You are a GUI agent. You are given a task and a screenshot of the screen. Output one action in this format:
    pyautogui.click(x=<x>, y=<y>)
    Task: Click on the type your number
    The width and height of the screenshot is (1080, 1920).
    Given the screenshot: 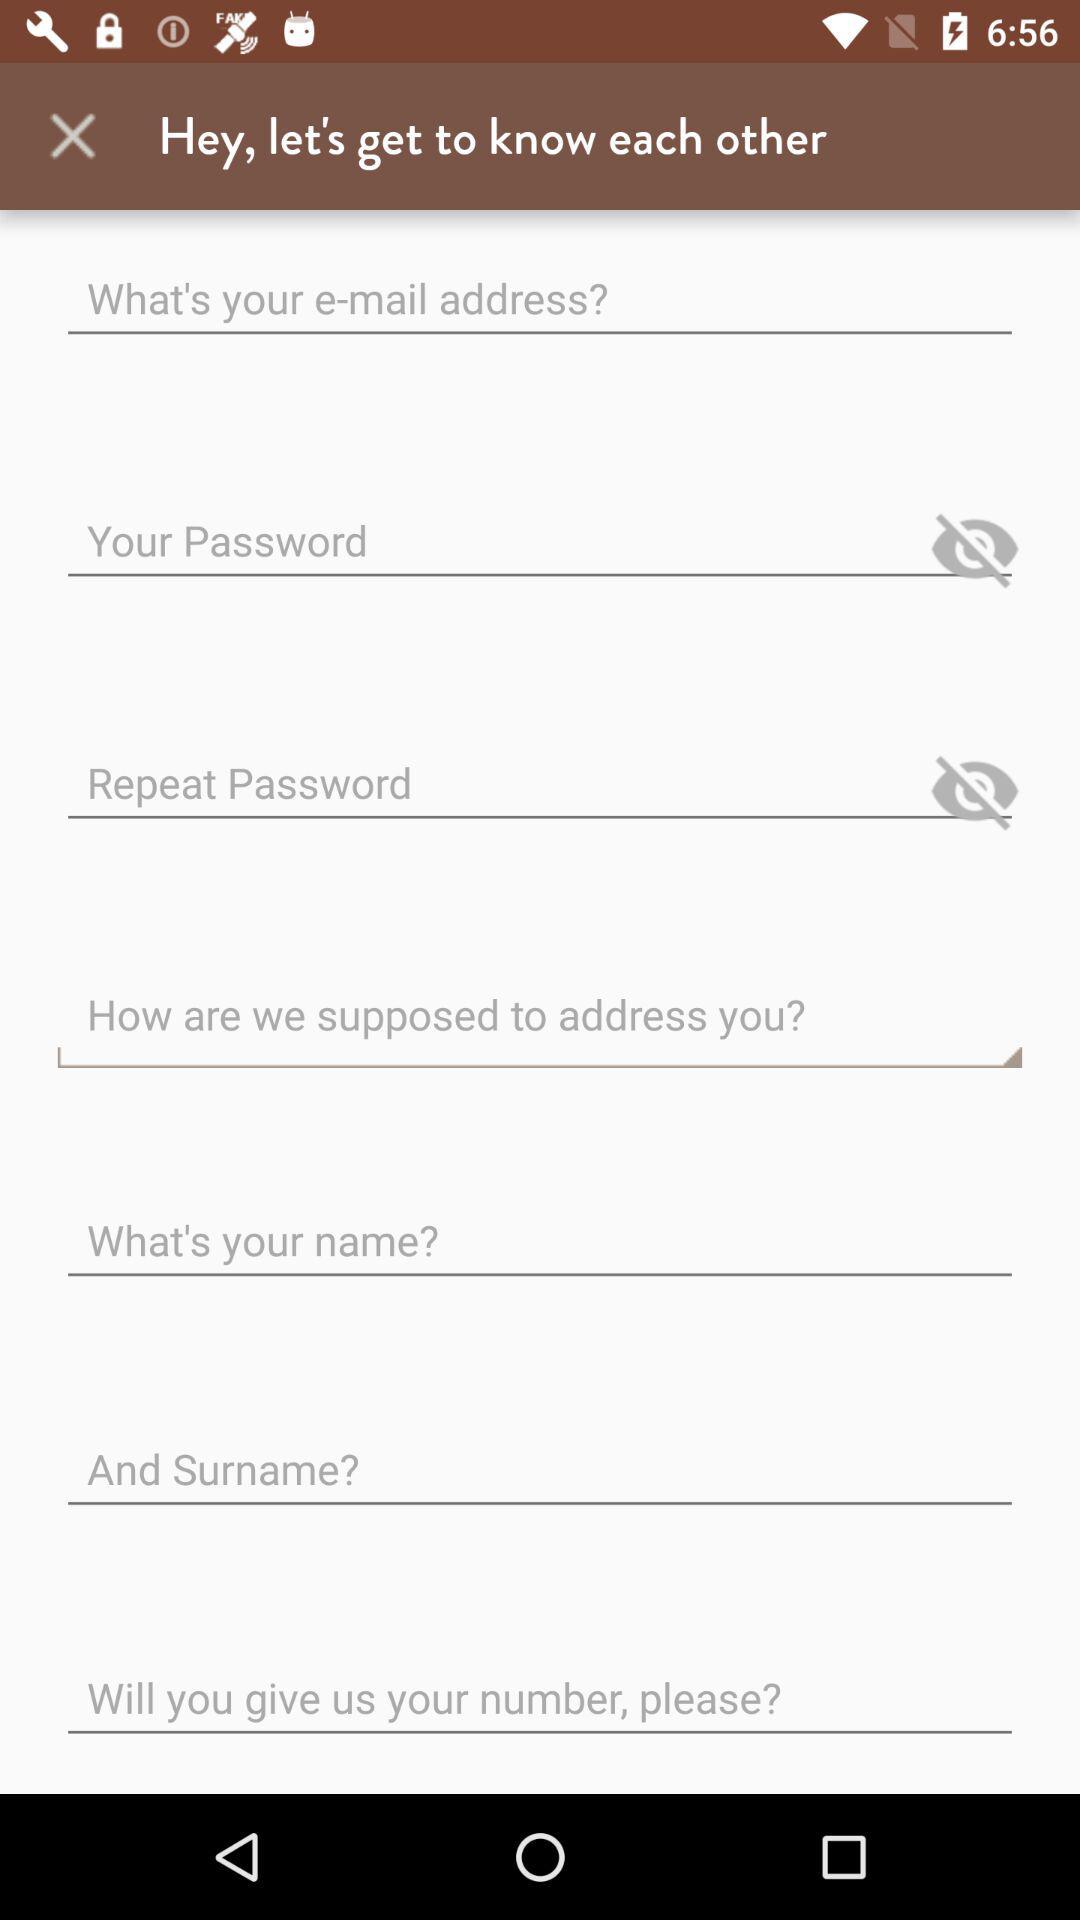 What is the action you would take?
    pyautogui.click(x=540, y=1680)
    